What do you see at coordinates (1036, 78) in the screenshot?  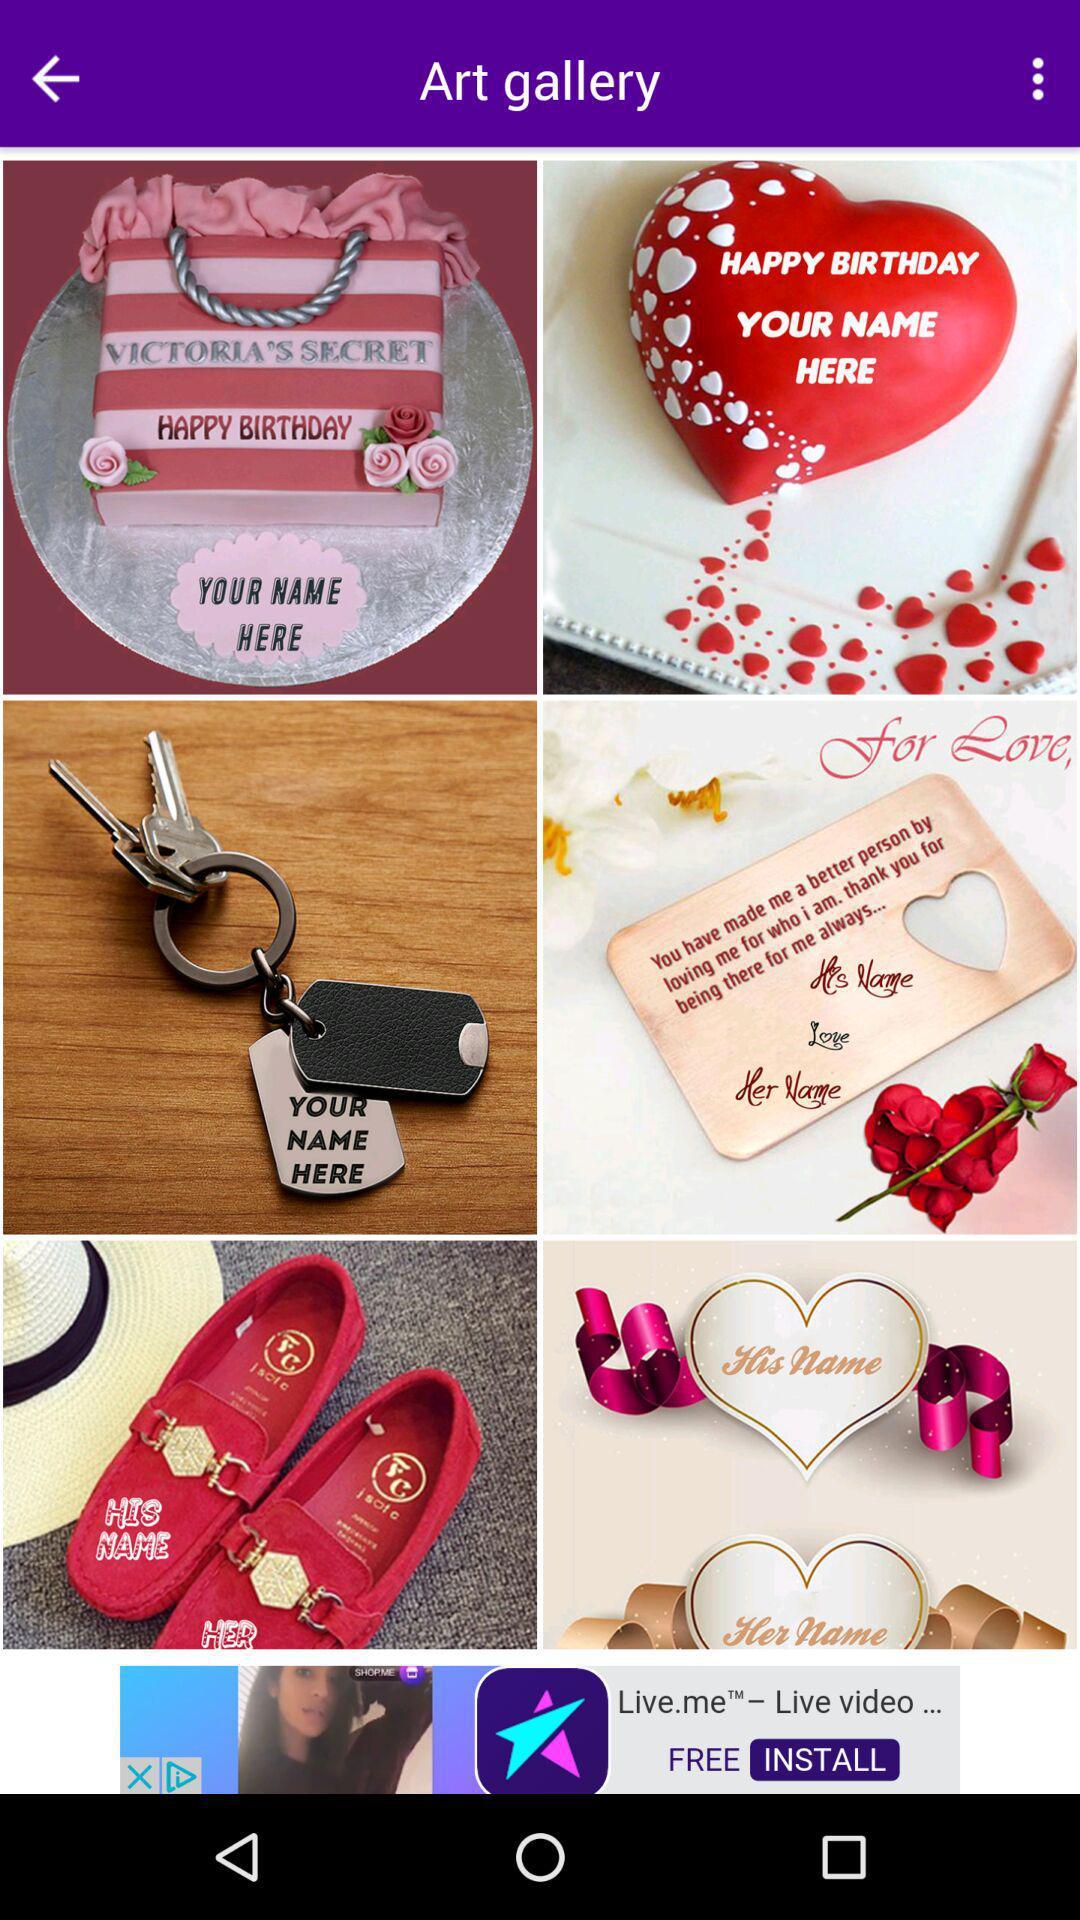 I see `more options` at bounding box center [1036, 78].